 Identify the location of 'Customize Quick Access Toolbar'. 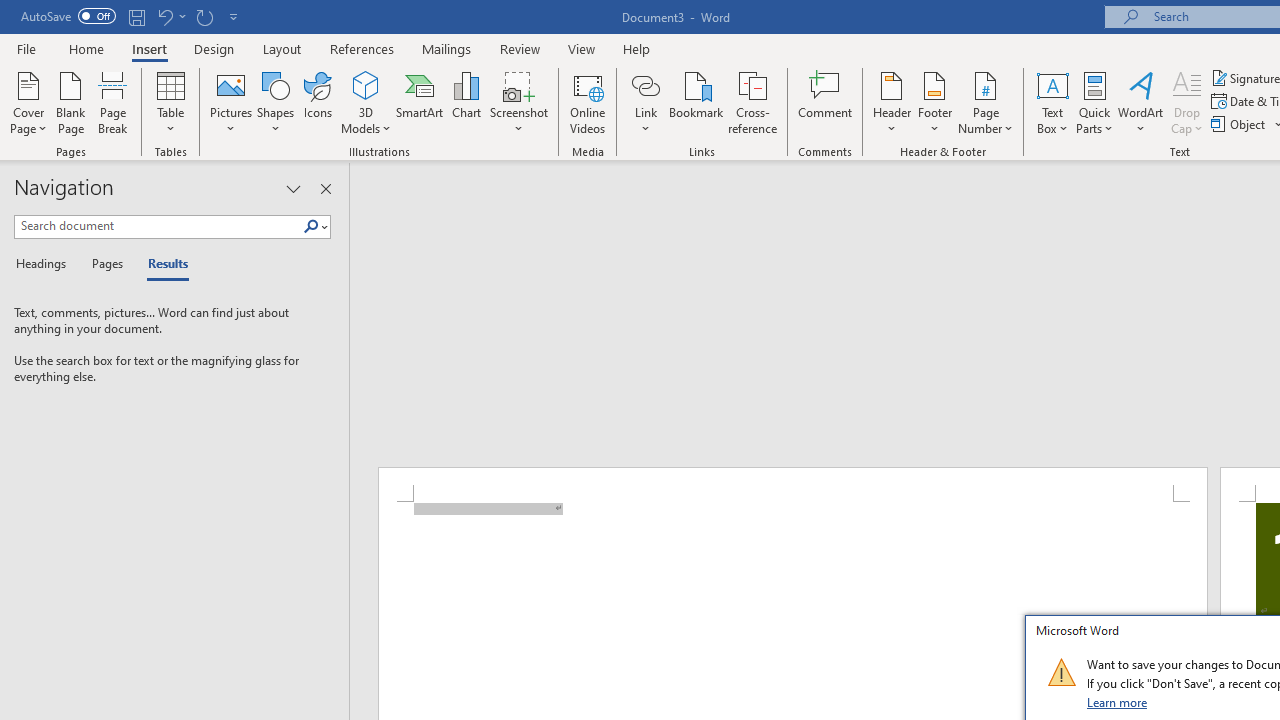
(234, 16).